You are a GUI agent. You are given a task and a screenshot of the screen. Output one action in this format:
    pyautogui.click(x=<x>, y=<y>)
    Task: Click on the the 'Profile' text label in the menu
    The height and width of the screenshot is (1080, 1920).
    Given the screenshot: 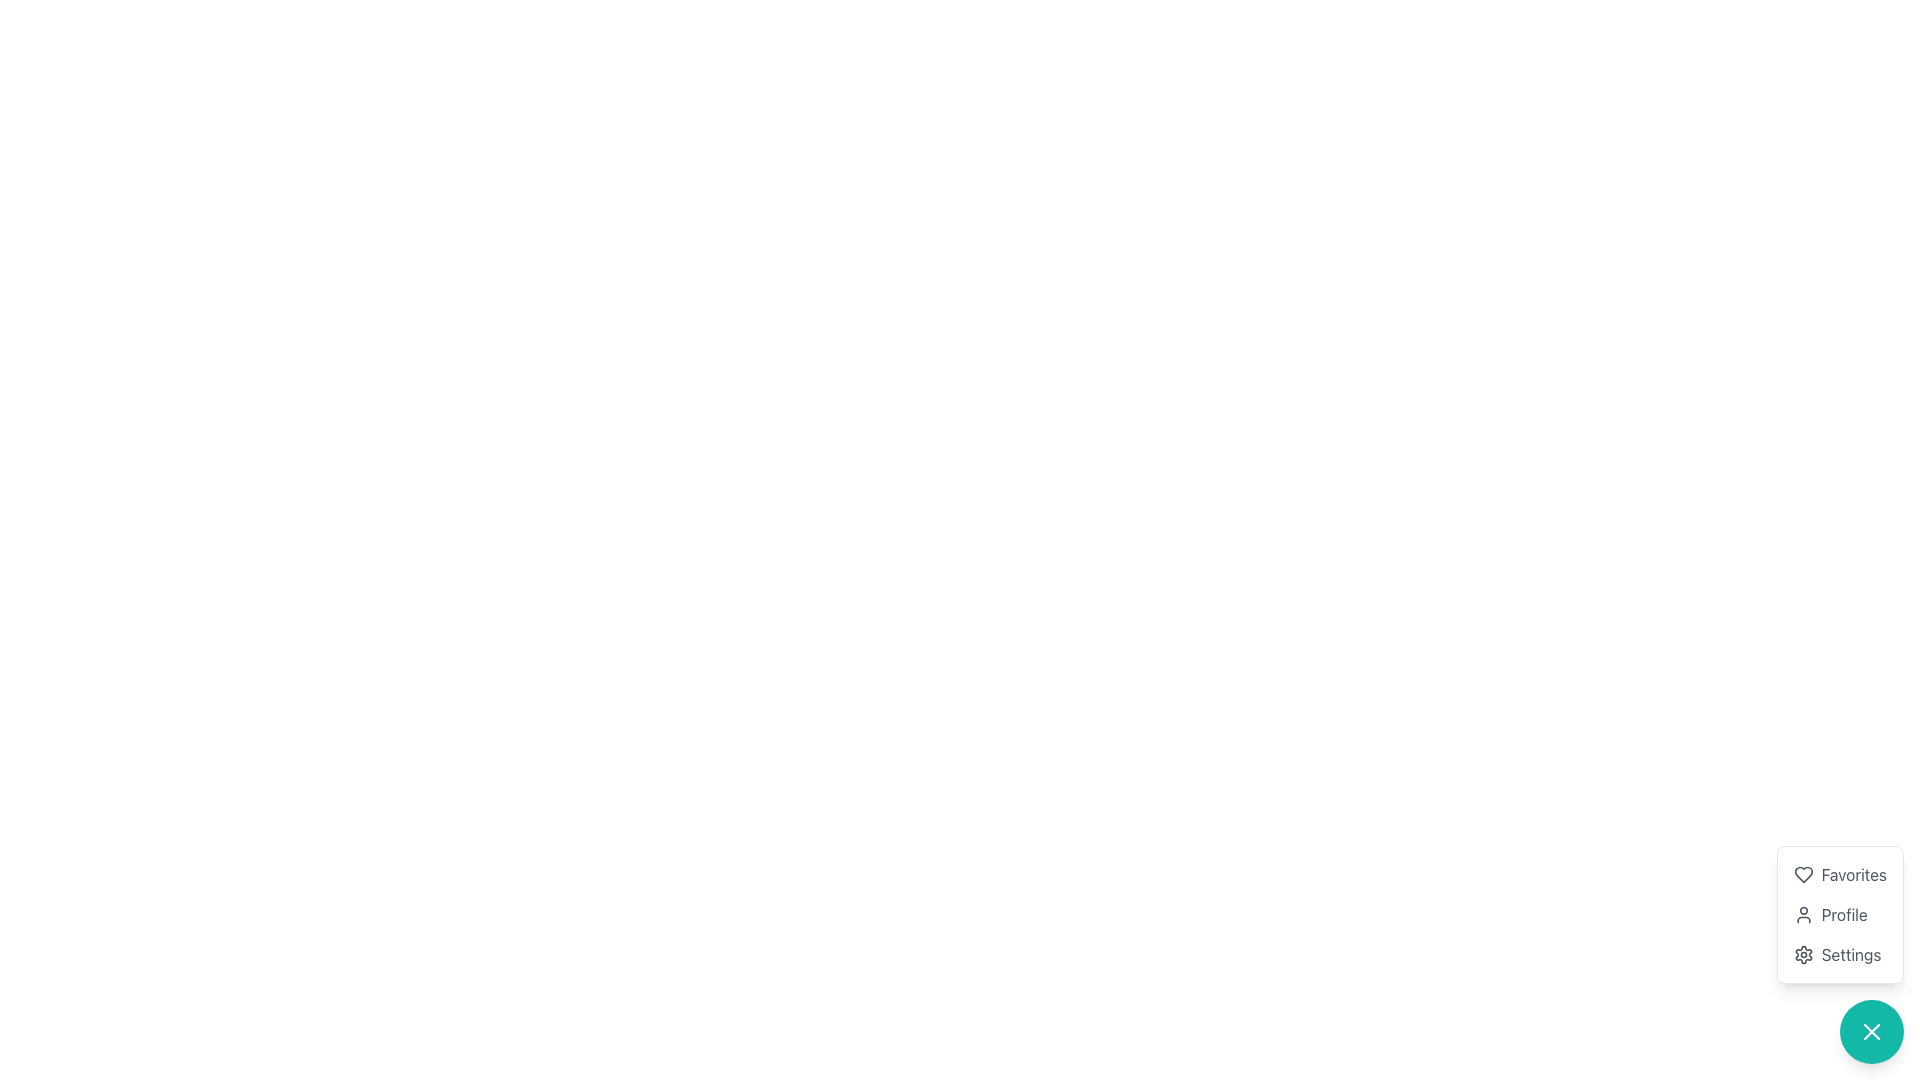 What is the action you would take?
    pyautogui.click(x=1843, y=914)
    